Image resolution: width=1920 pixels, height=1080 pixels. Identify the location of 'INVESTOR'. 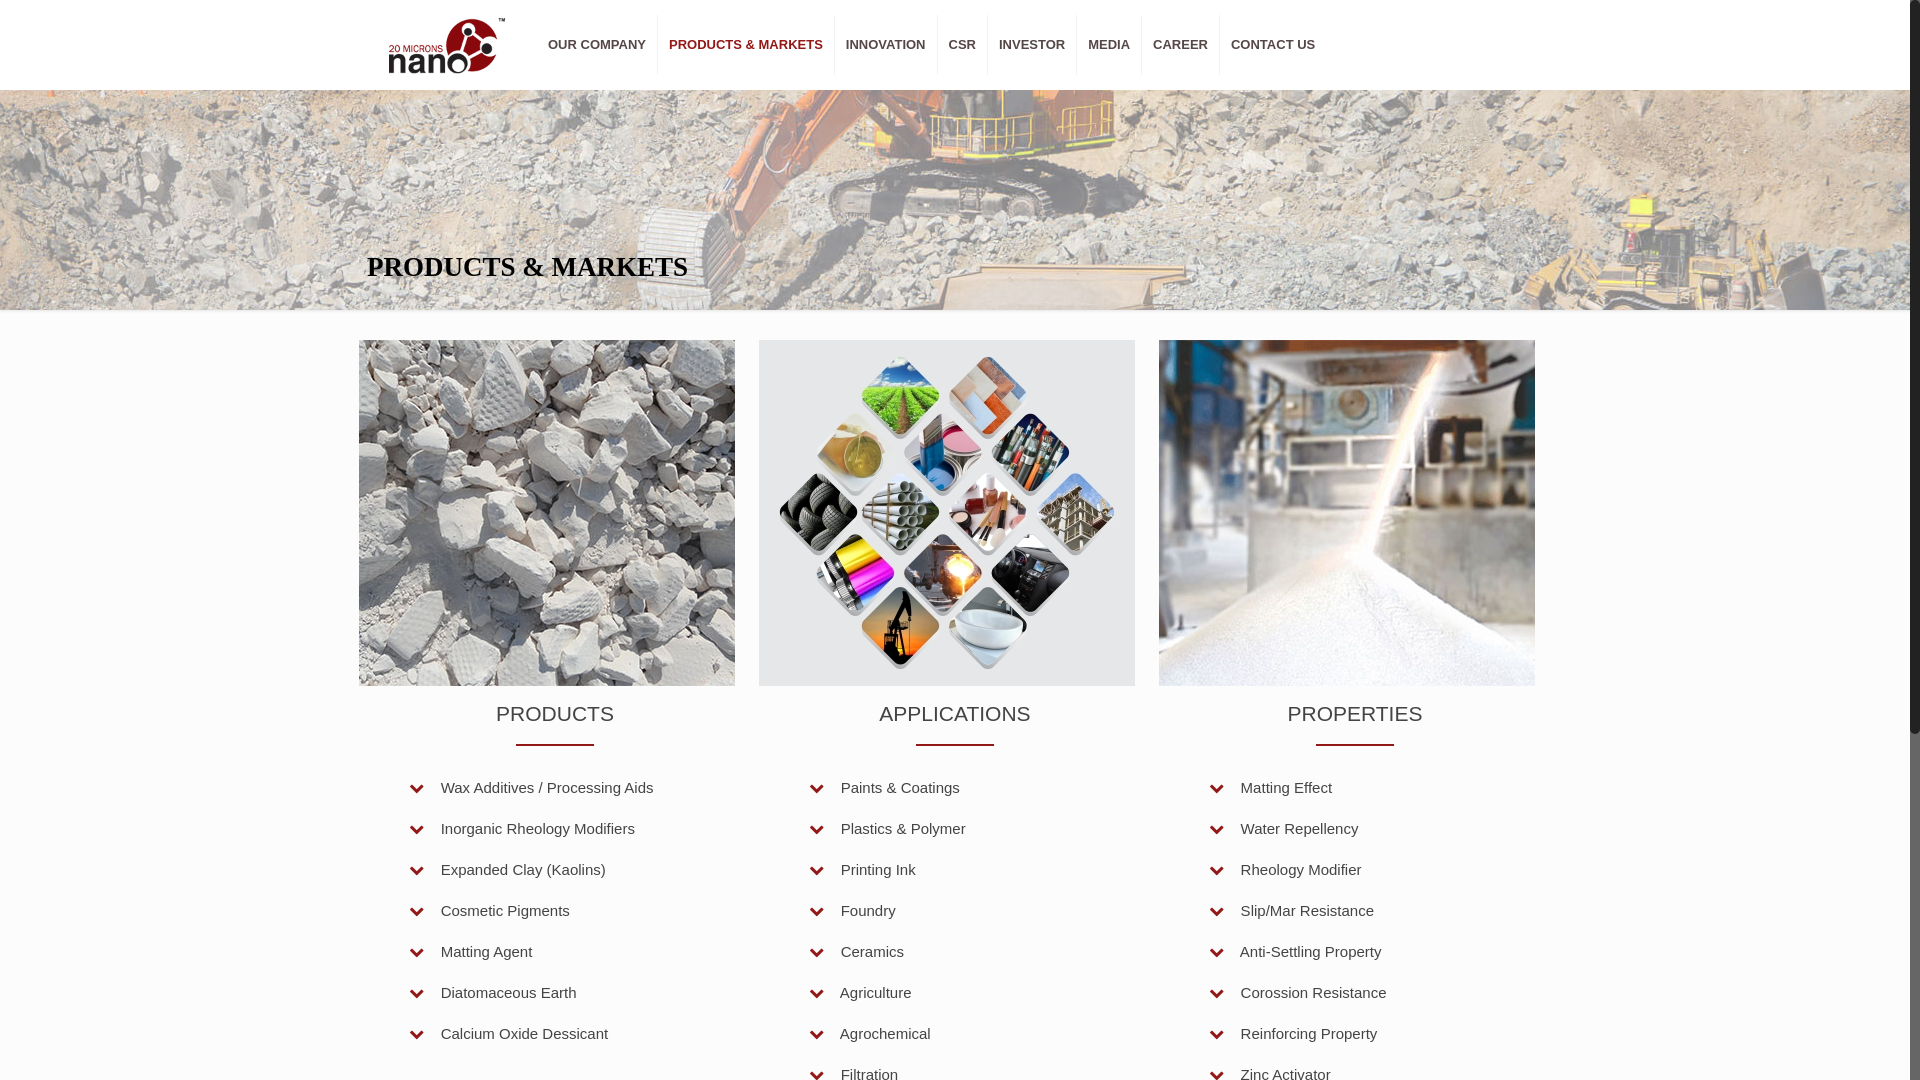
(1032, 45).